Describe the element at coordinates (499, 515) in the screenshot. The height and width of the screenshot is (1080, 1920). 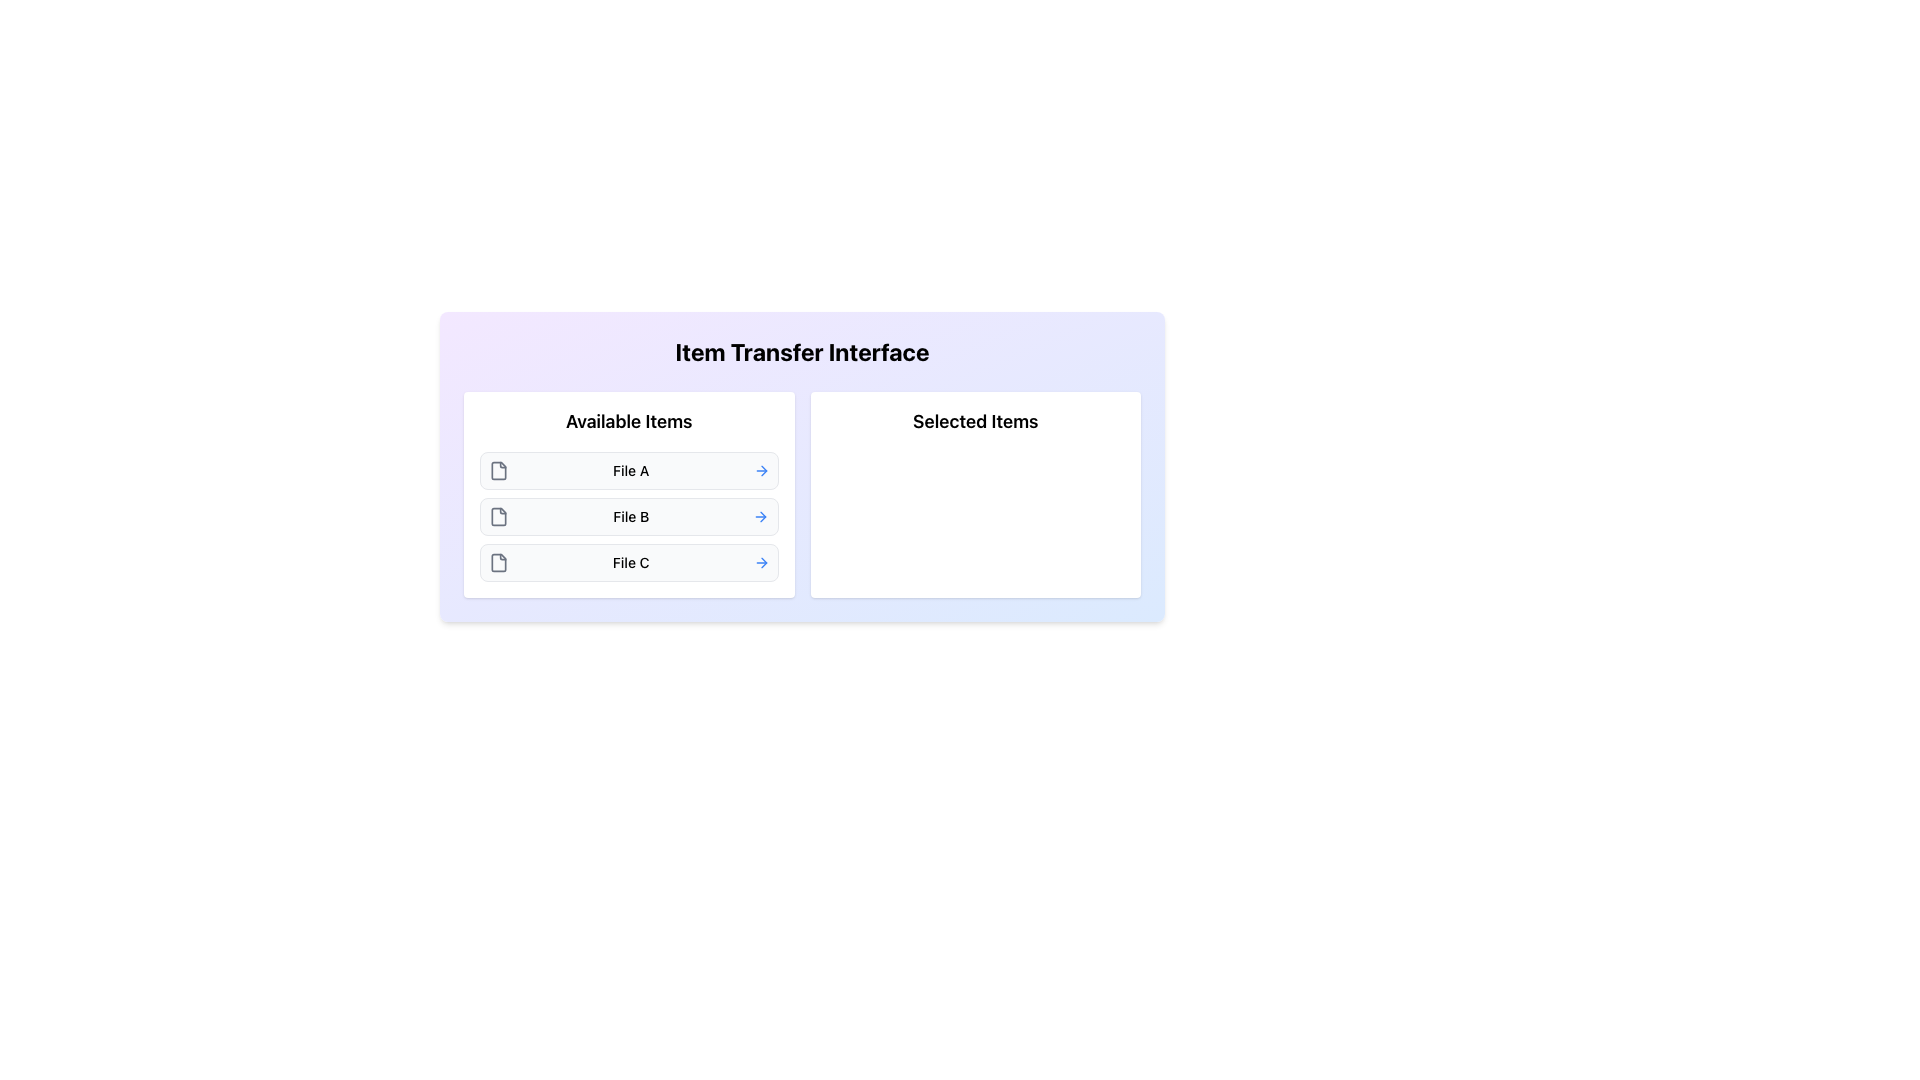
I see `the icon representing the item labeled 'File B'` at that location.